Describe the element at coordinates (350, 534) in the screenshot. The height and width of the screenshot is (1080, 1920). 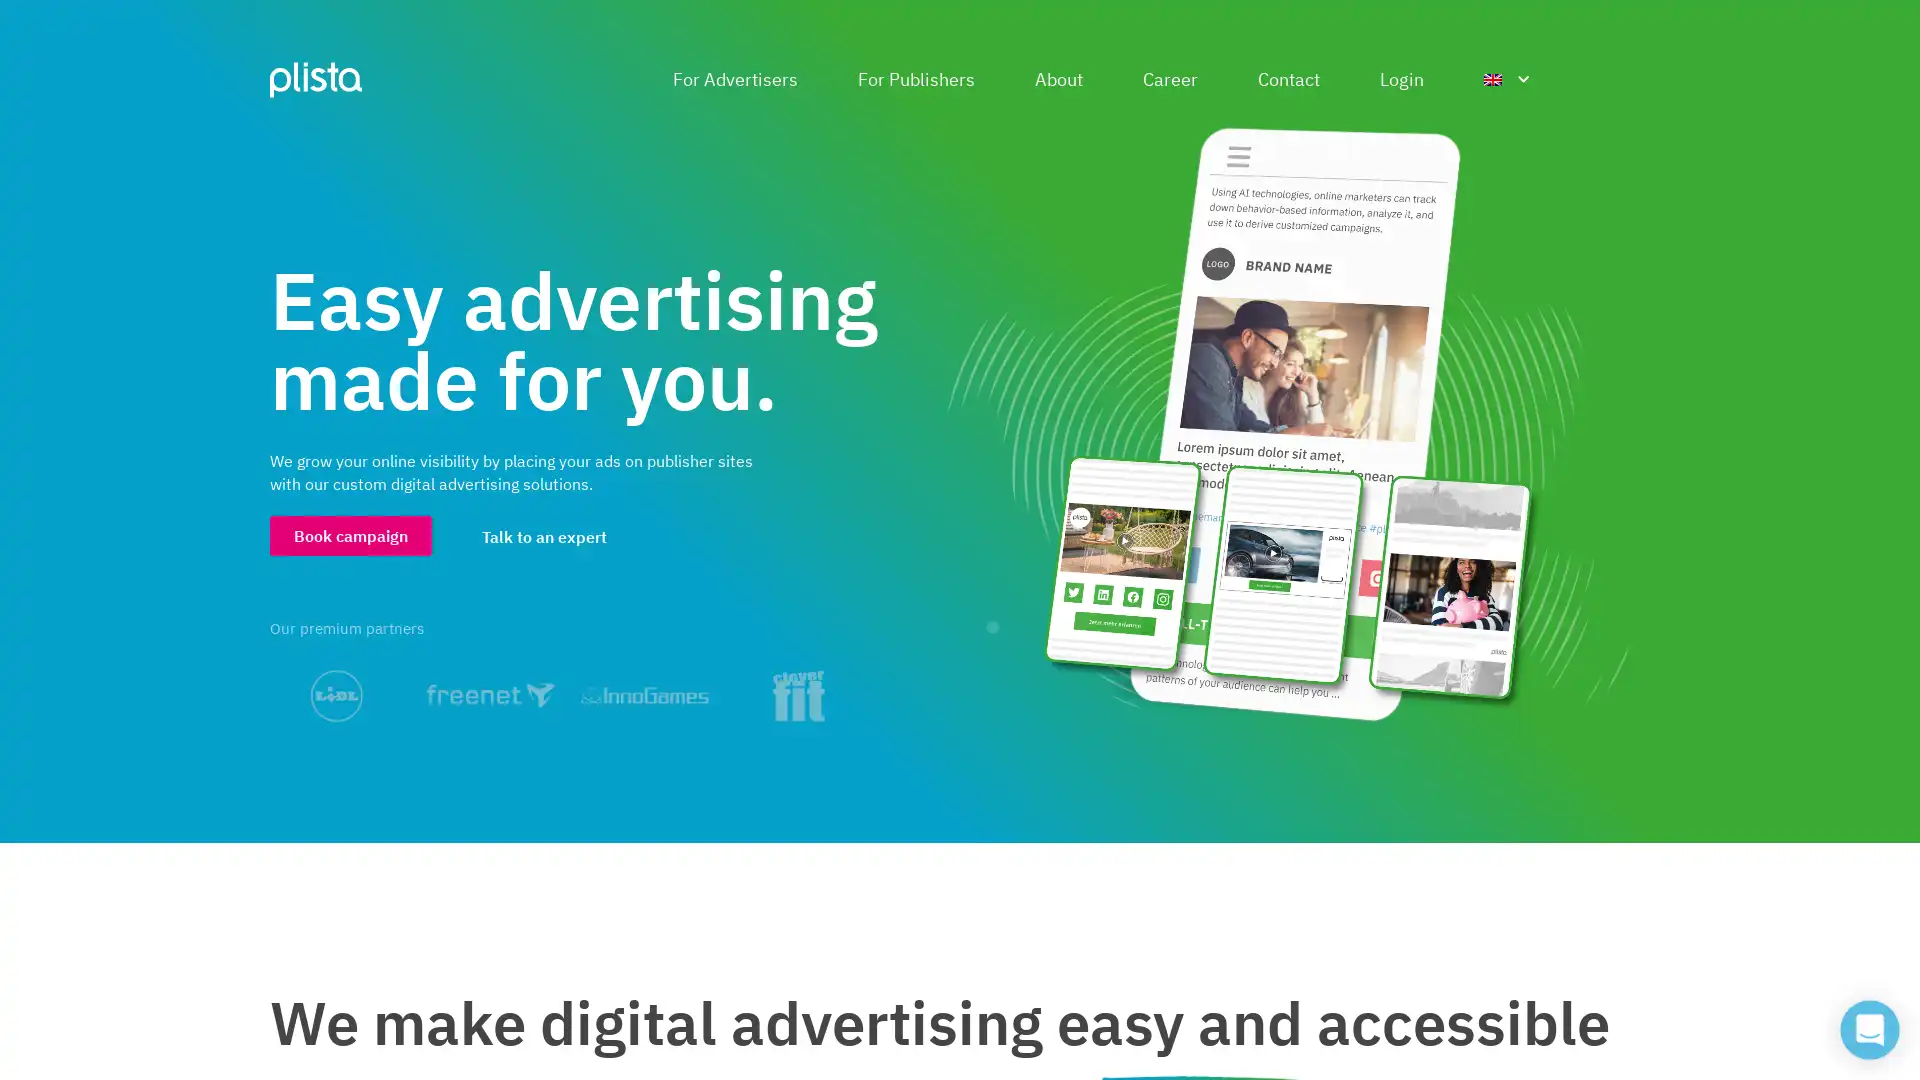
I see `Book campaign` at that location.